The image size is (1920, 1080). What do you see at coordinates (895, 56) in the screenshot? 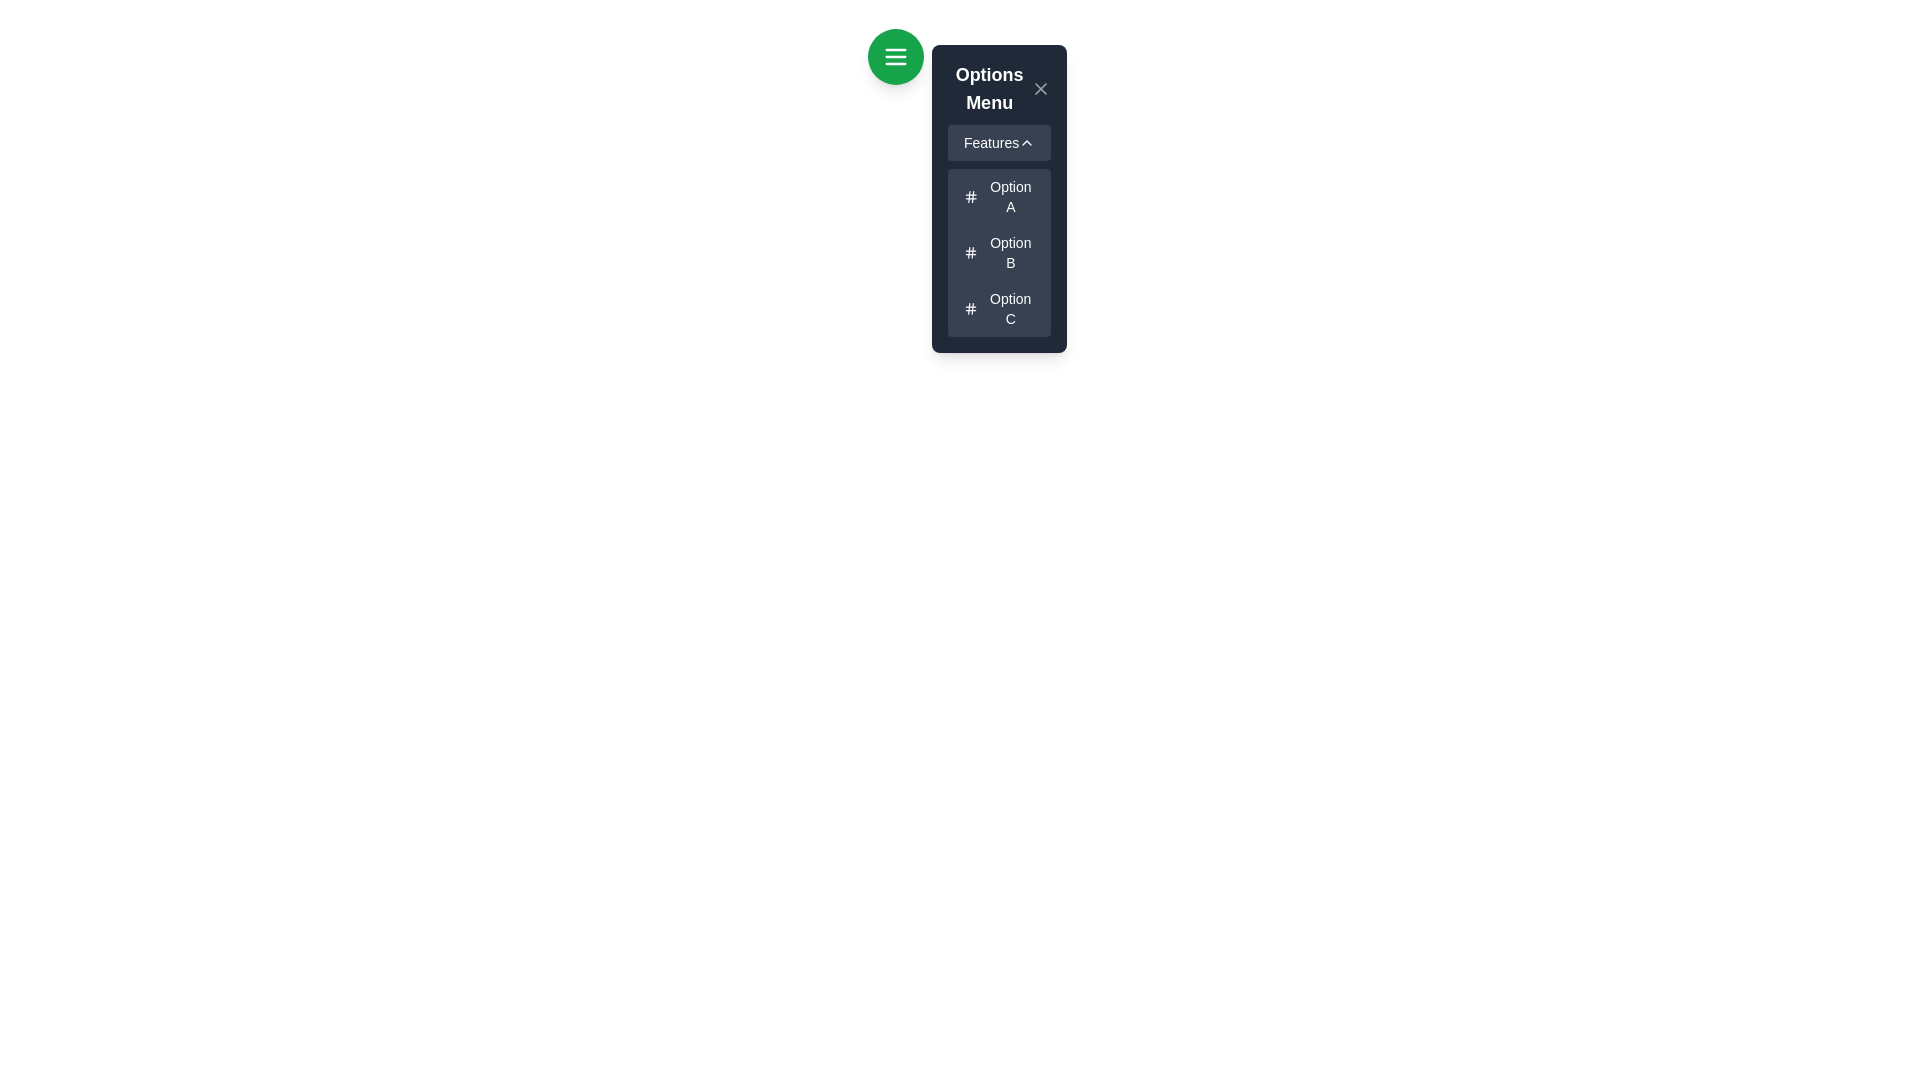
I see `the circular green button with white horizontal lines resembling a menu icon, located at the top-left corner above the 'Options Menu'` at bounding box center [895, 56].